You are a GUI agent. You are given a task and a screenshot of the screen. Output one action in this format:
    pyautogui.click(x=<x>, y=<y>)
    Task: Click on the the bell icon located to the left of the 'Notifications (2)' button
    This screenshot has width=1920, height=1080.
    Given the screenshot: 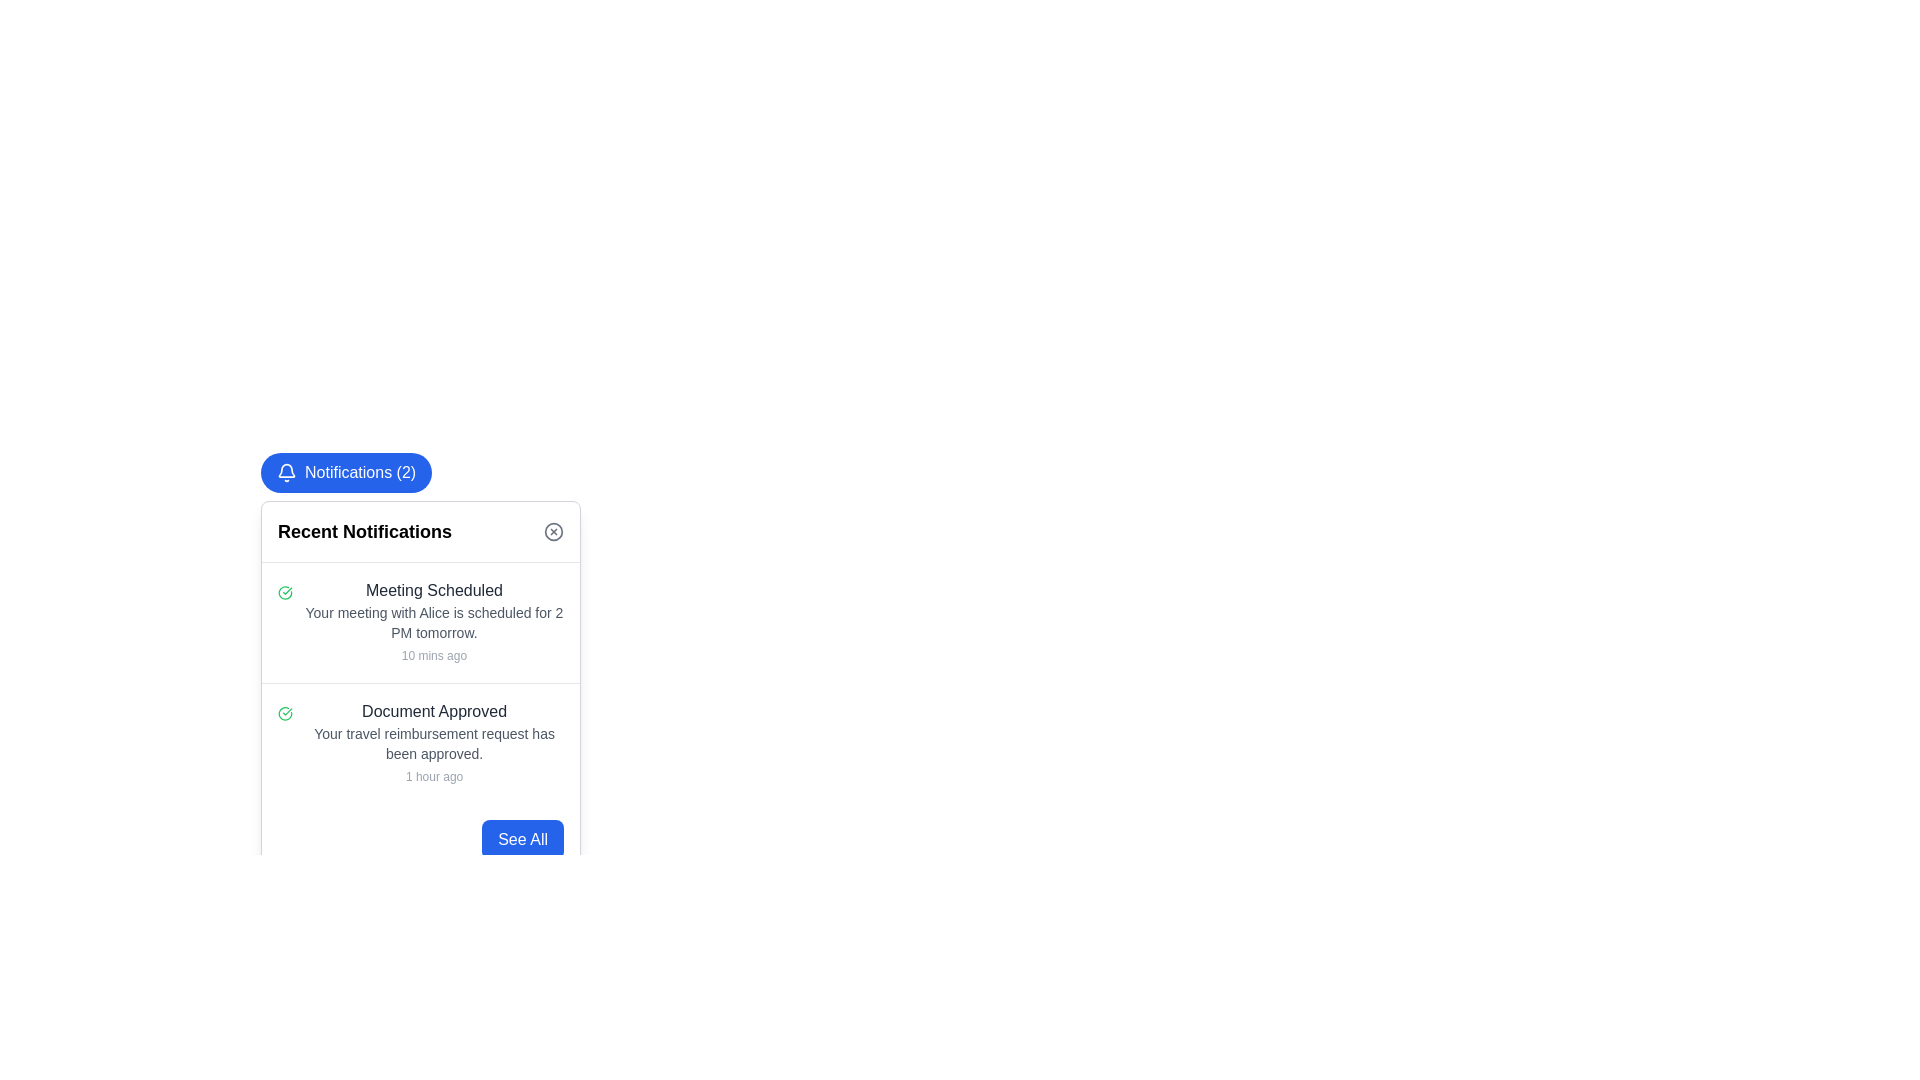 What is the action you would take?
    pyautogui.click(x=286, y=473)
    